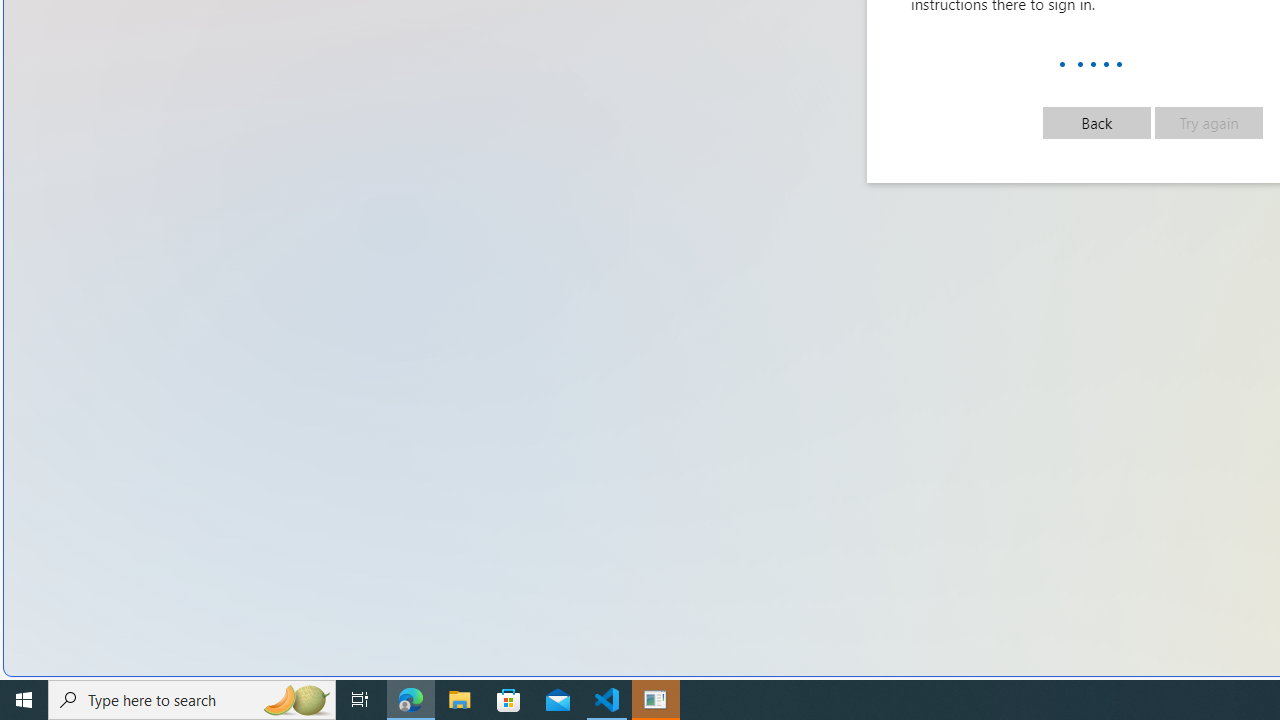  Describe the element at coordinates (1207, 122) in the screenshot. I see `'Try again'` at that location.